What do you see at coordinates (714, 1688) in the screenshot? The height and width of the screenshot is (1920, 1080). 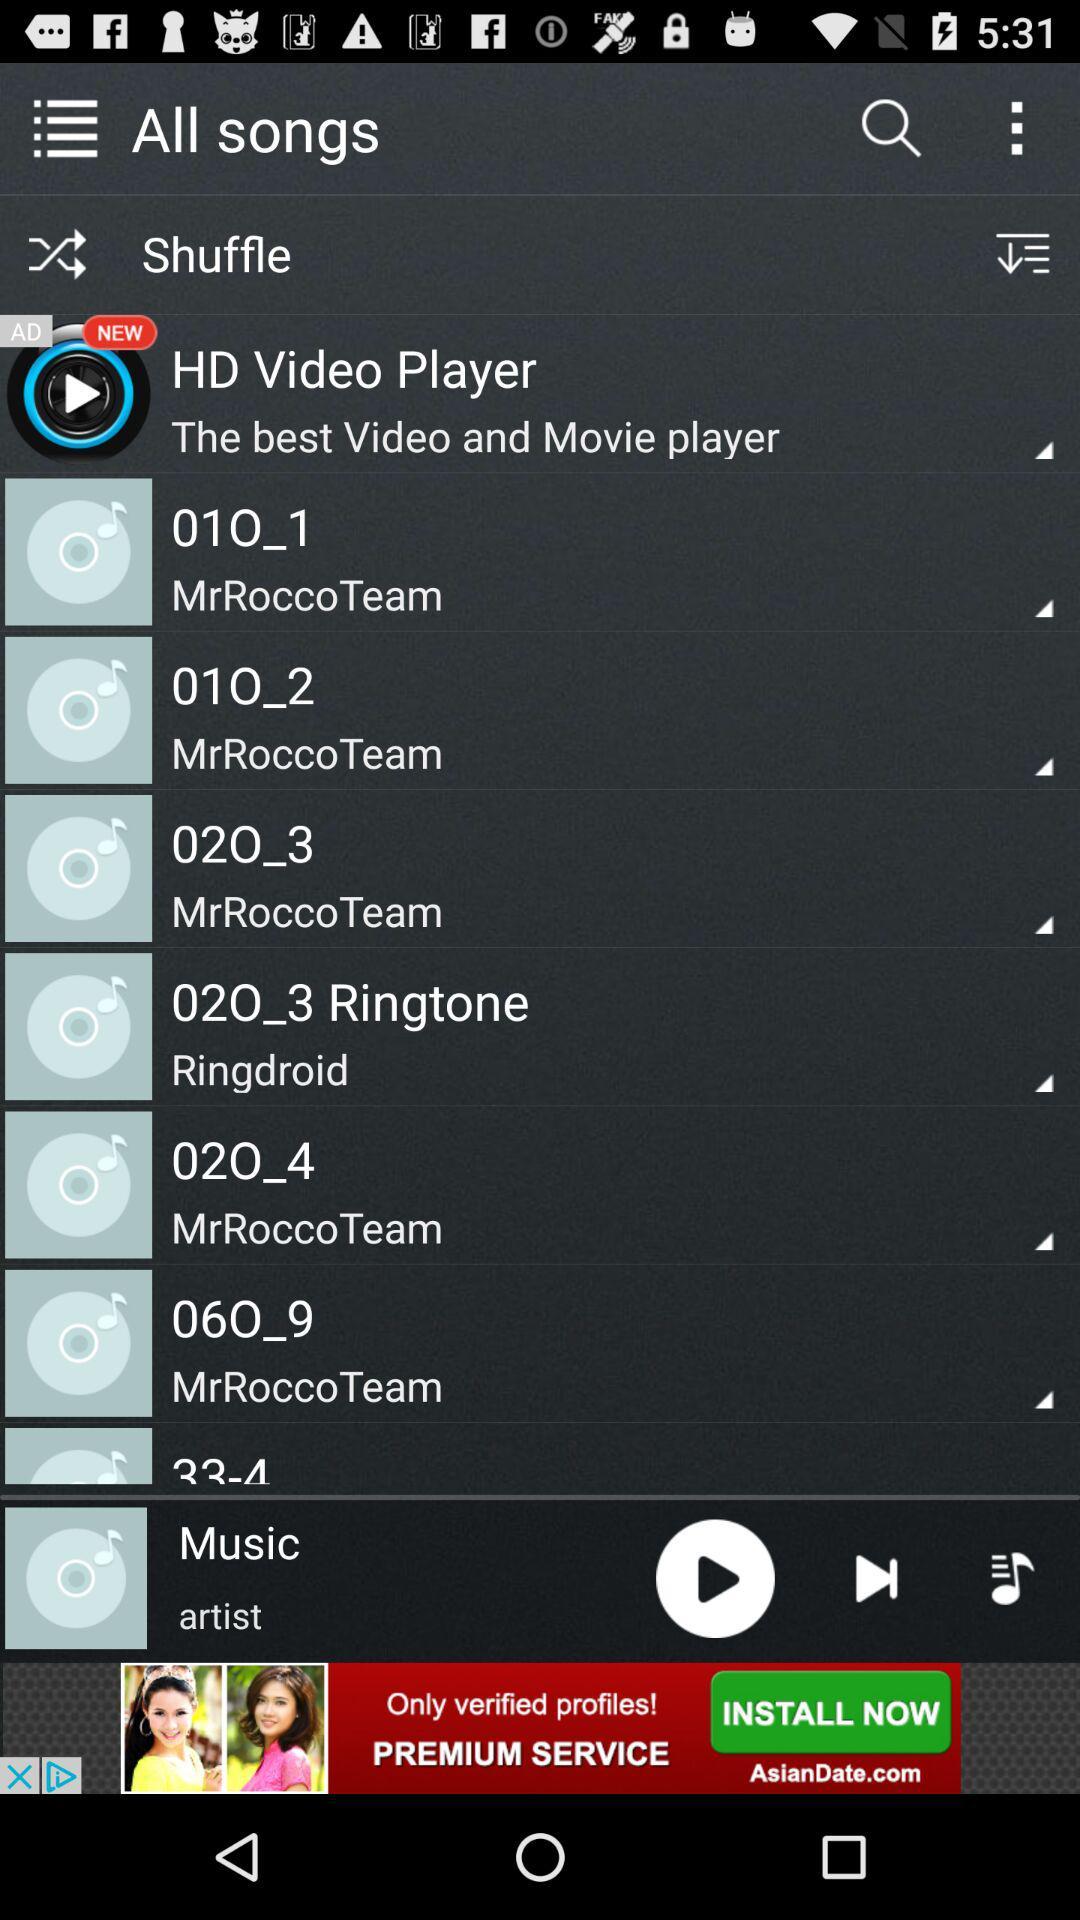 I see `the play icon` at bounding box center [714, 1688].